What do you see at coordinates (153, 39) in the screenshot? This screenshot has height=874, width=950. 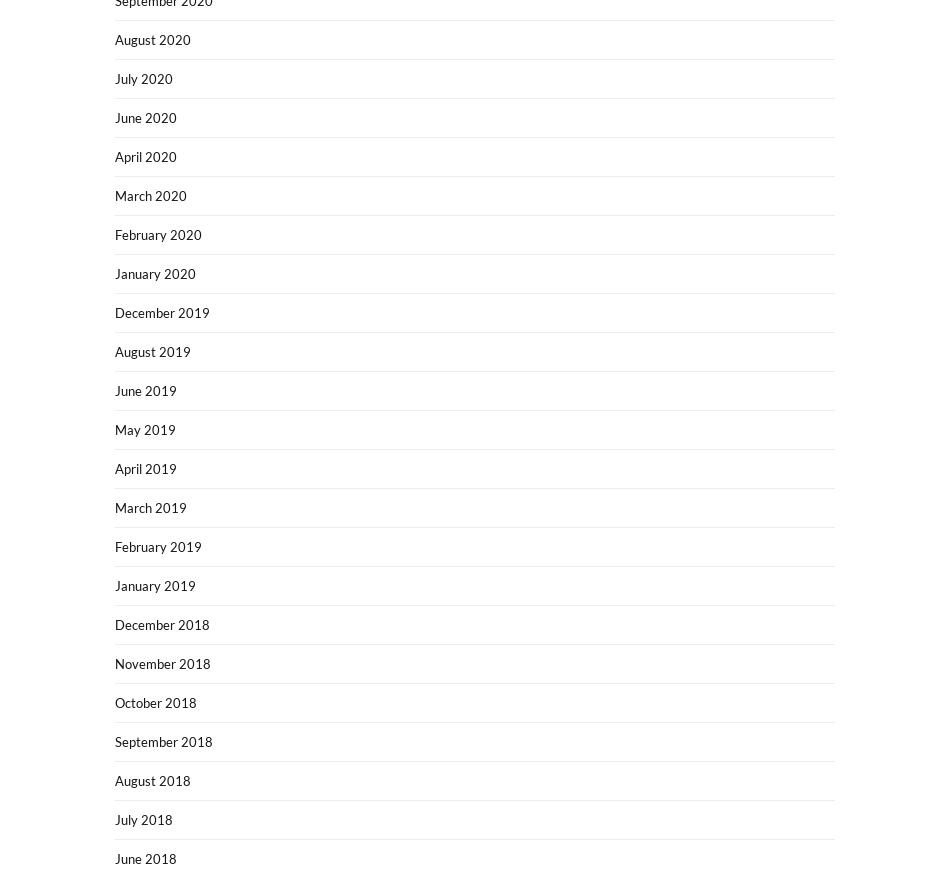 I see `'August 2020'` at bounding box center [153, 39].